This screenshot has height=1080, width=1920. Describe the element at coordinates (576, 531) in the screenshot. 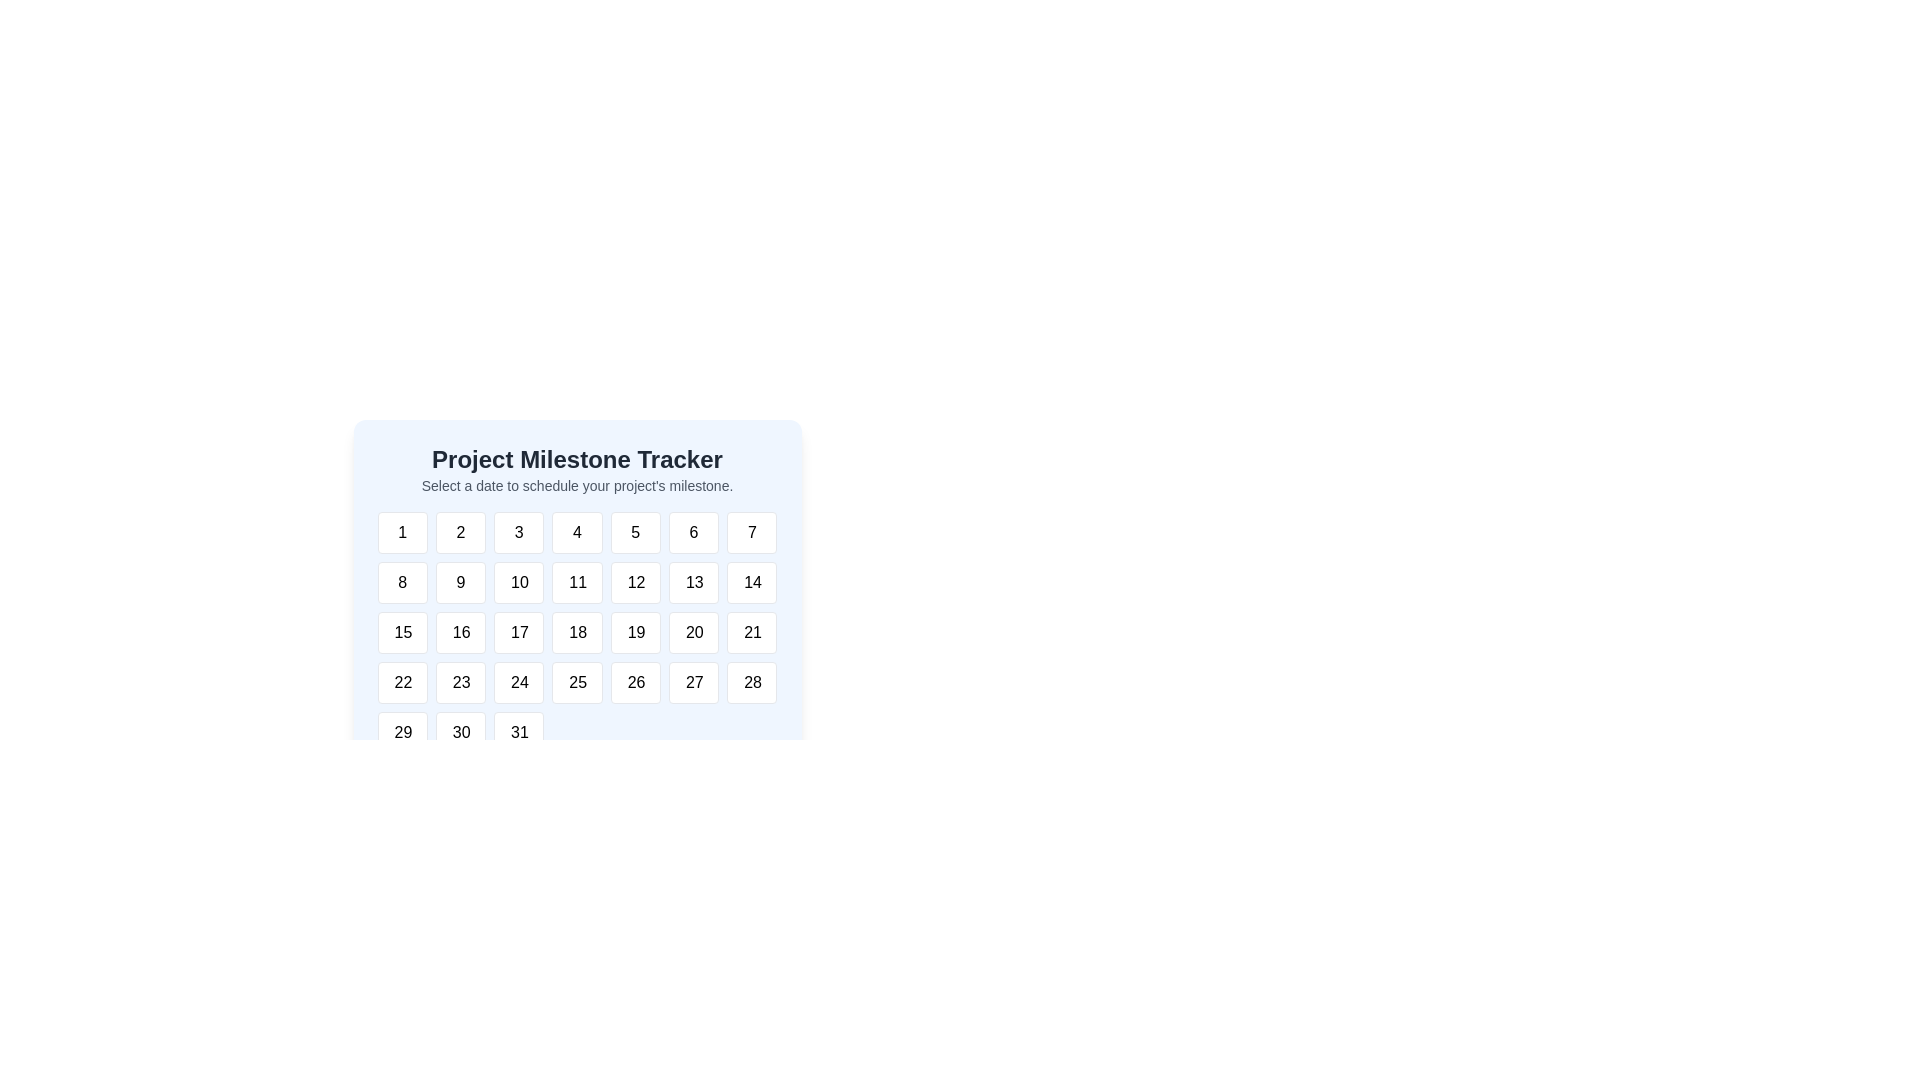

I see `the square button with a white background and the number '4' centered in black font` at that location.